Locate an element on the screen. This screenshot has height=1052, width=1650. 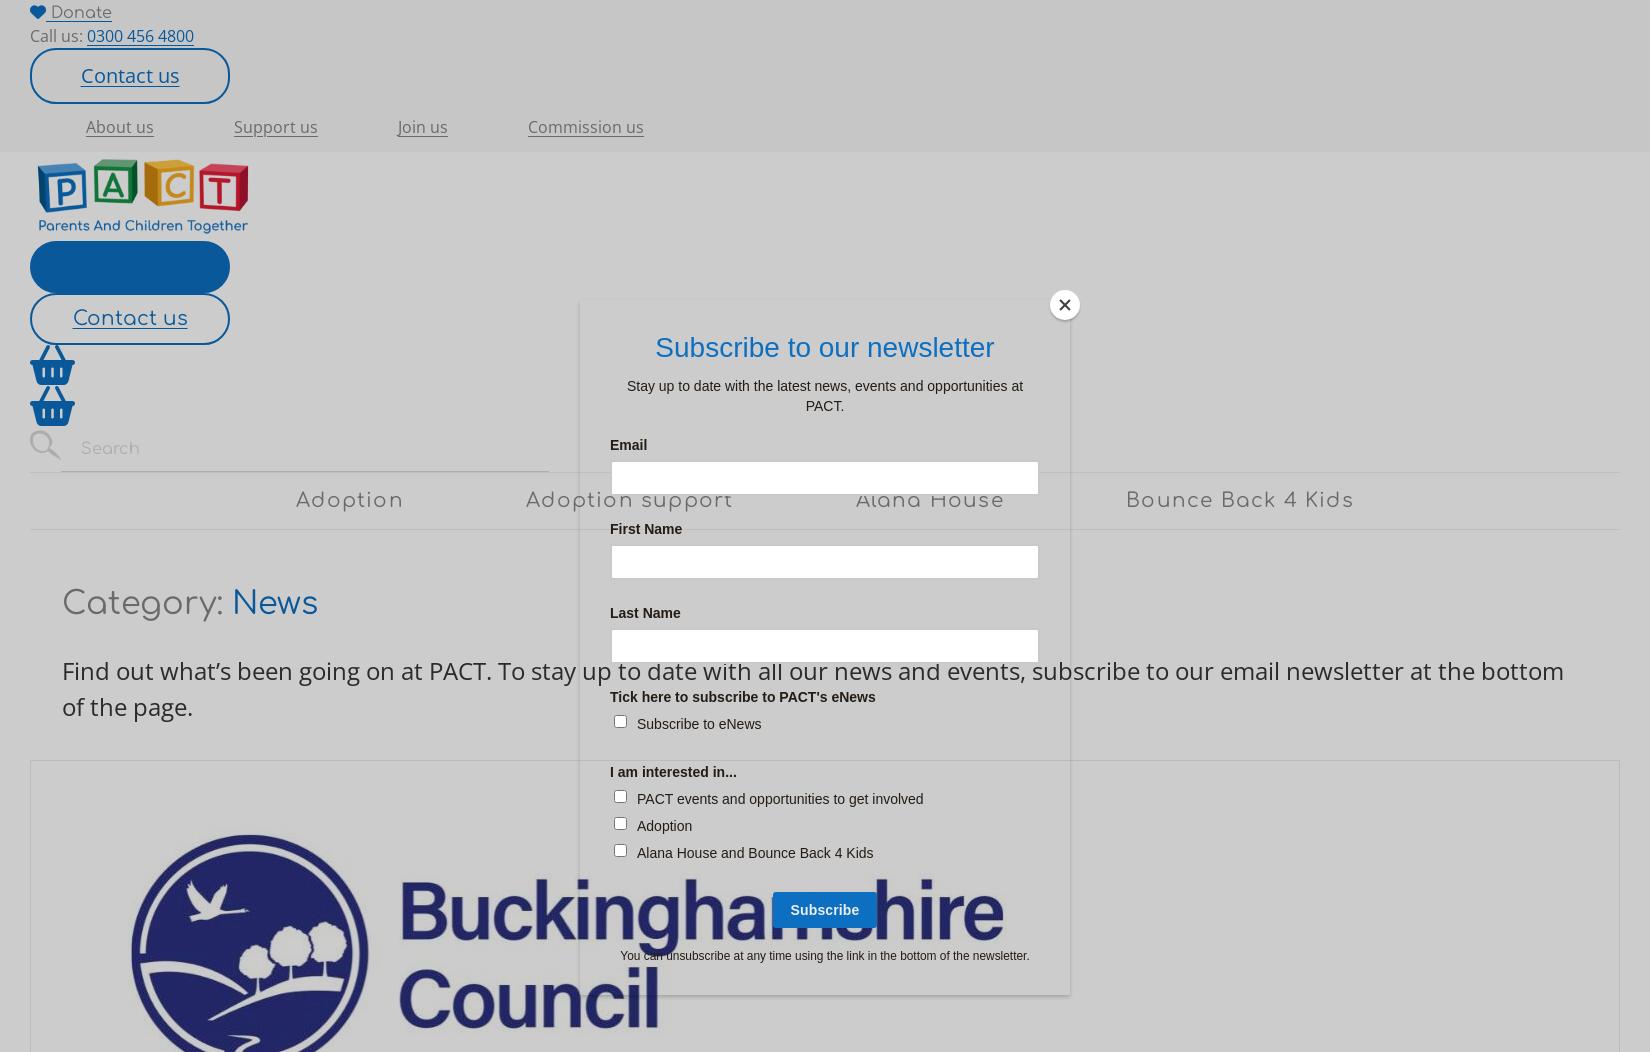
'About us' is located at coordinates (119, 126).